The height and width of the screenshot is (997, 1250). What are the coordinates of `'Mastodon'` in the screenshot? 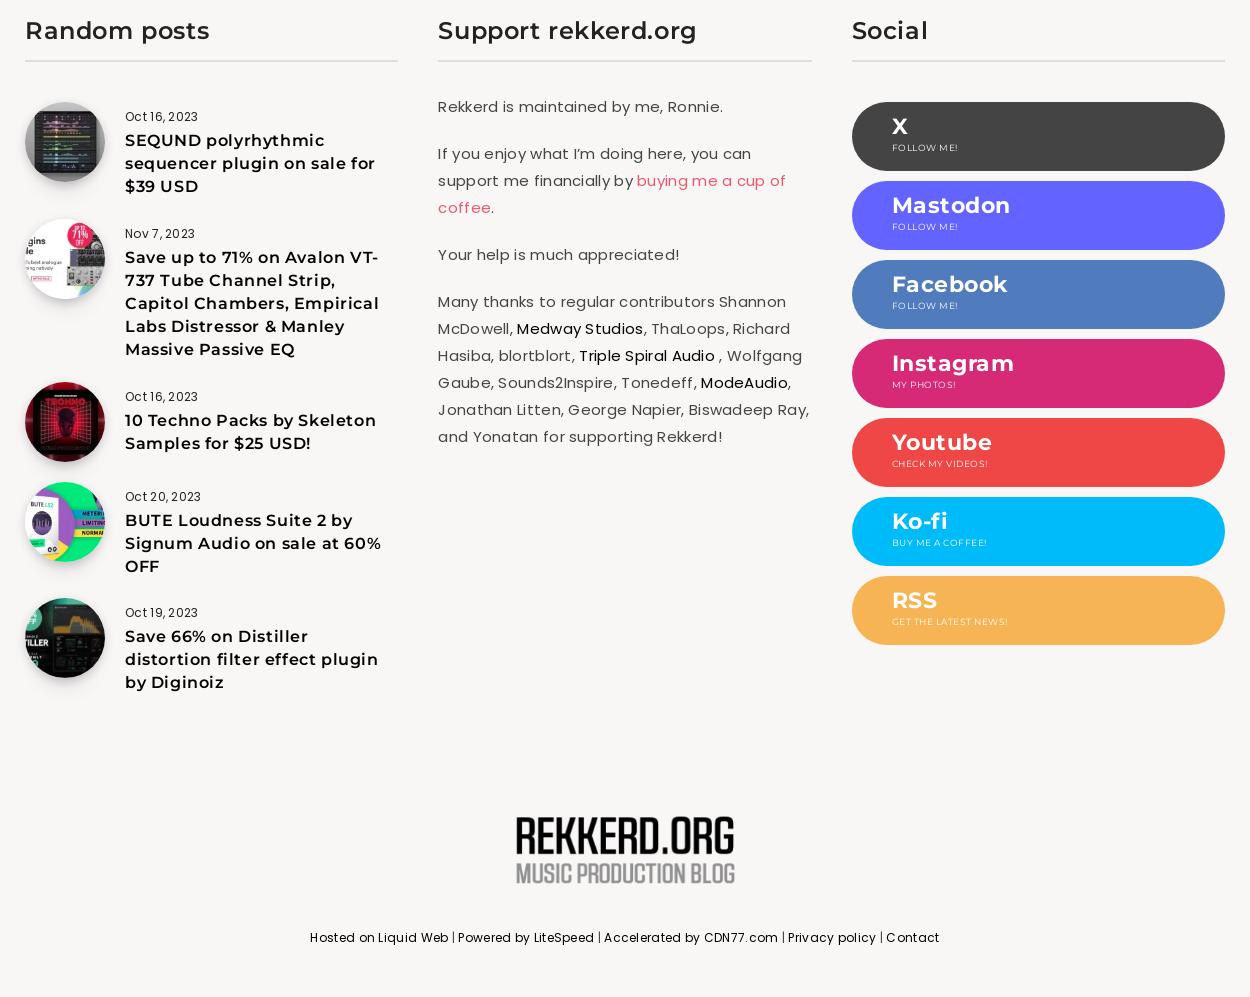 It's located at (949, 205).